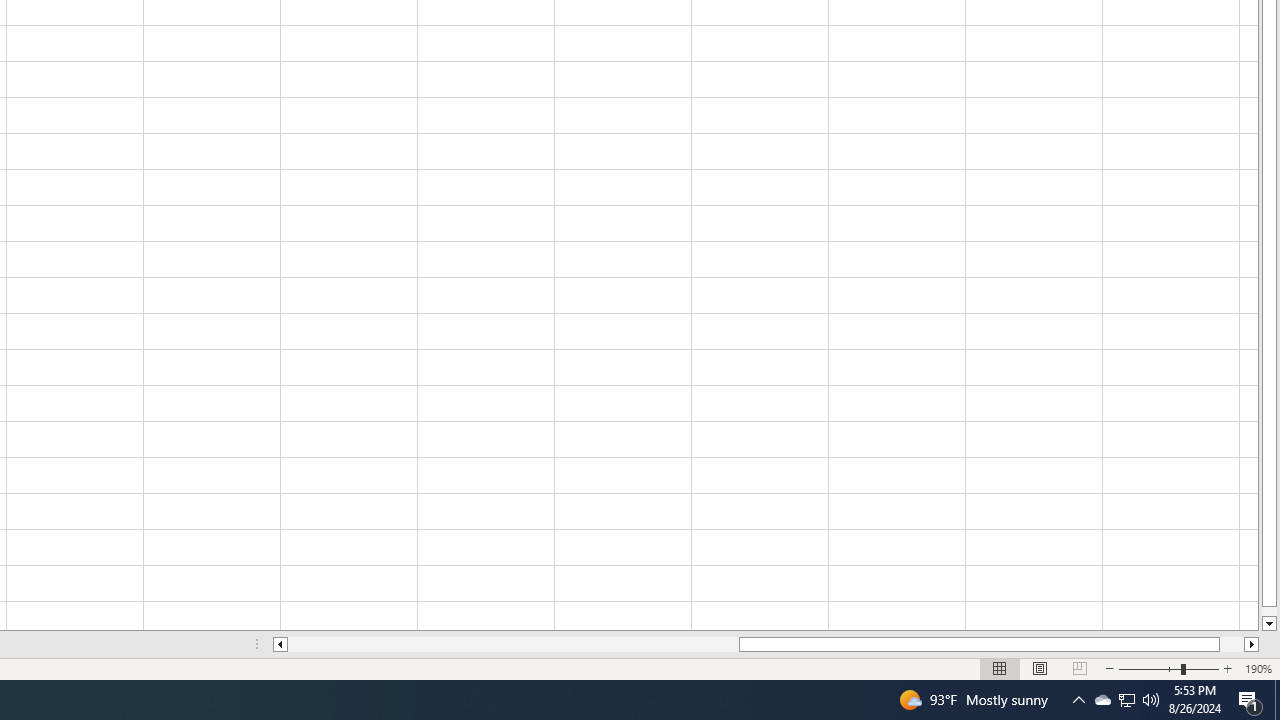  I want to click on 'Line down', so click(1268, 623).